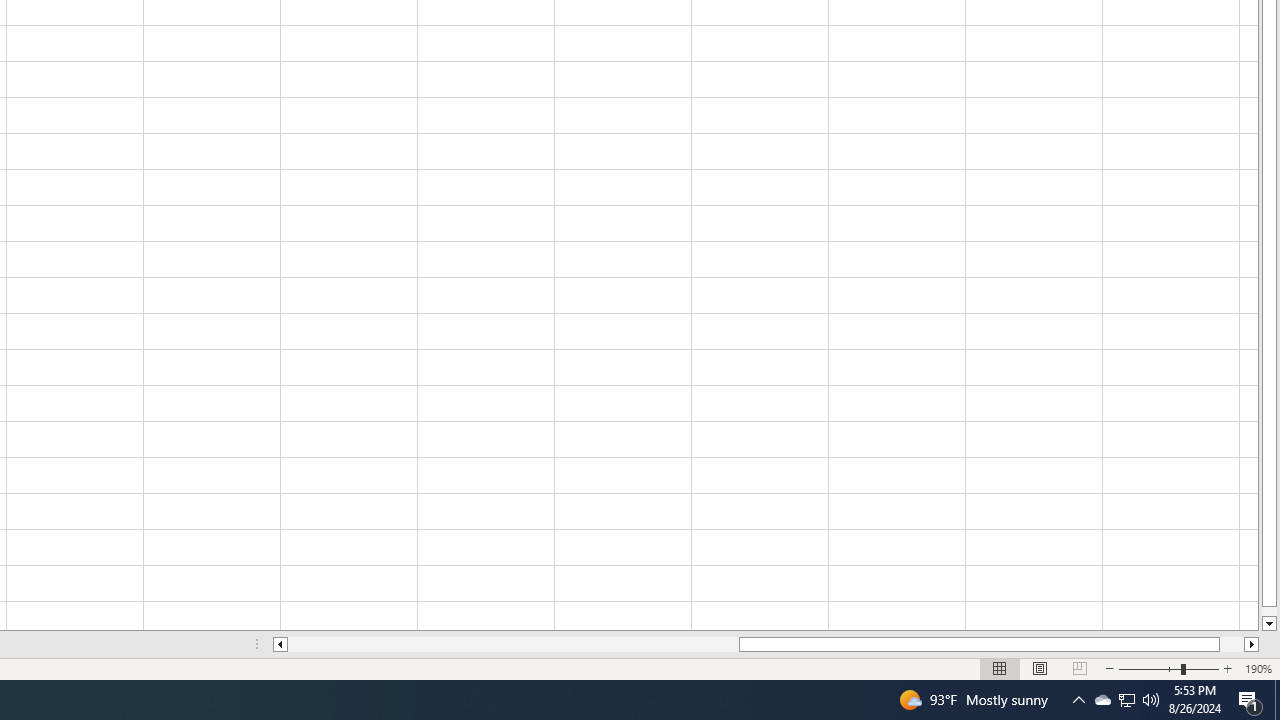  I want to click on 'Line down', so click(1268, 623).